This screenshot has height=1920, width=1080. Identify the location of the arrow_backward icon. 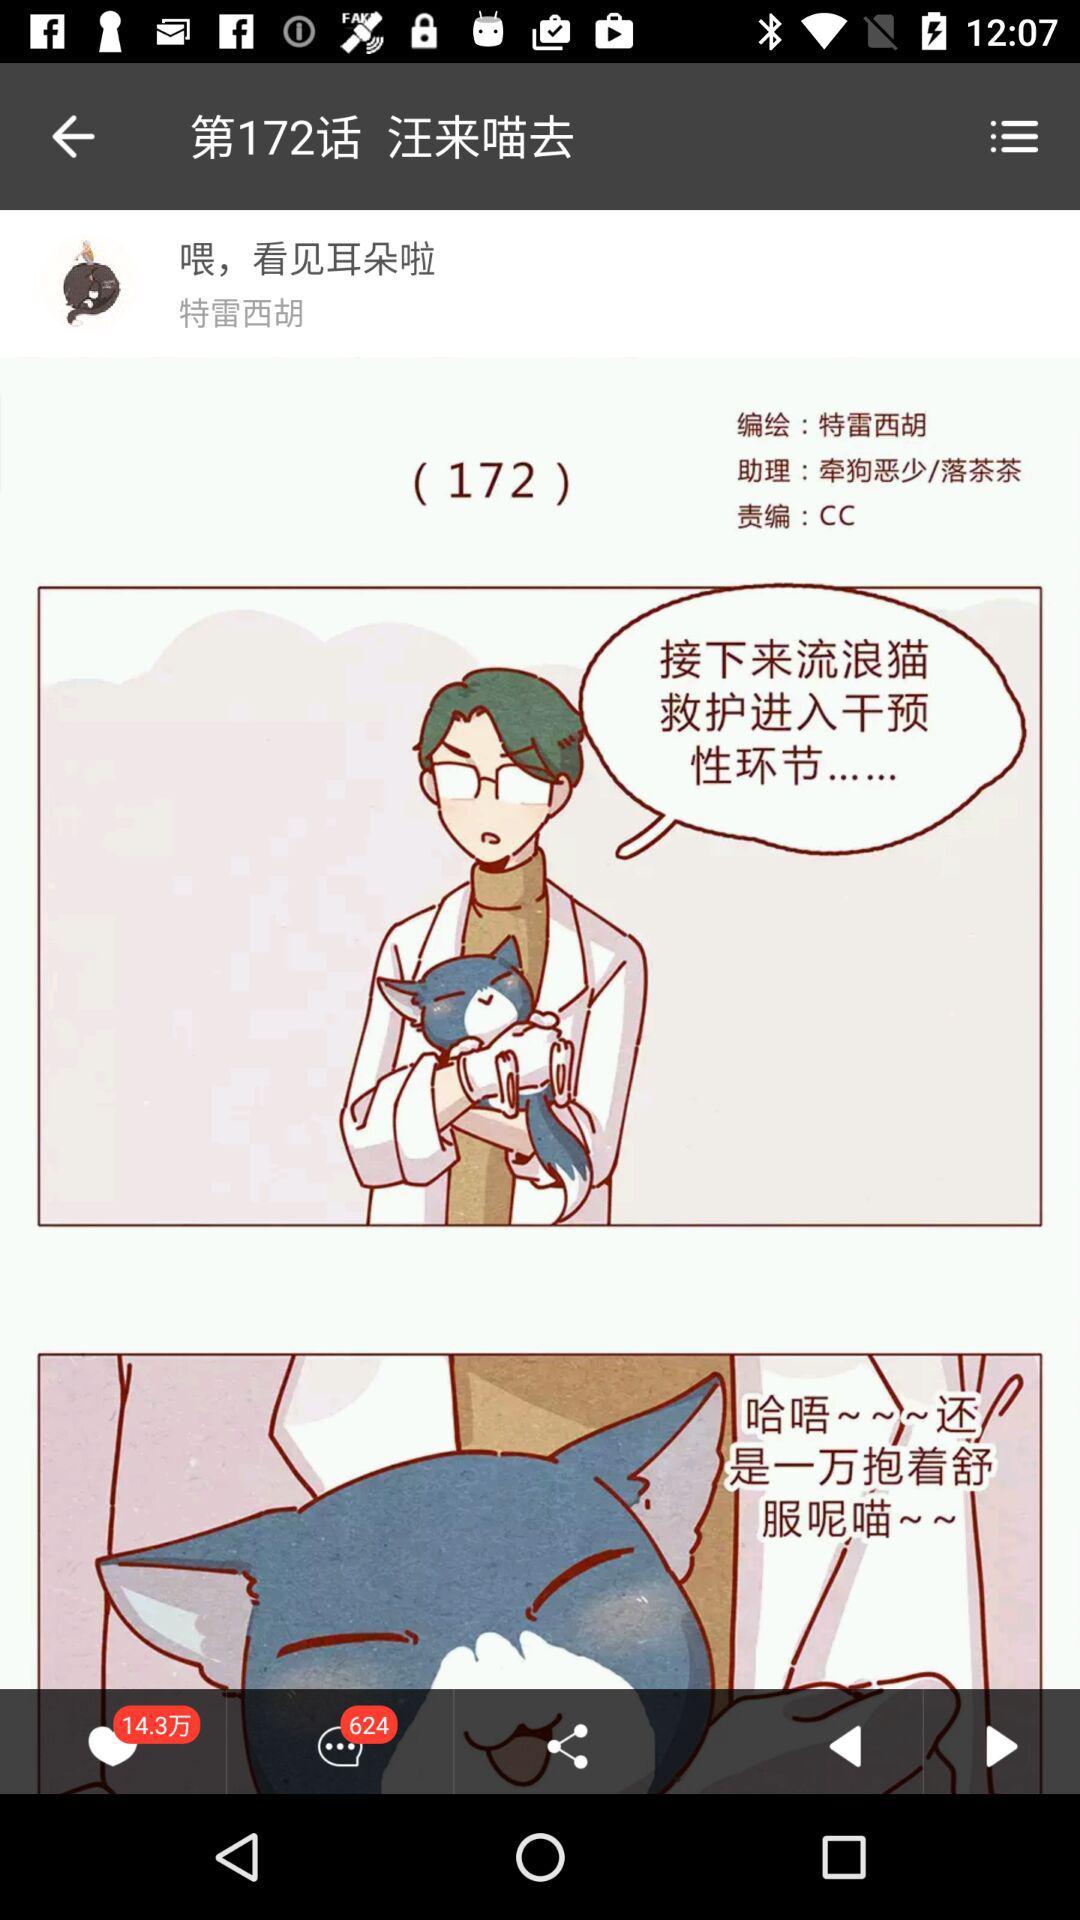
(51, 135).